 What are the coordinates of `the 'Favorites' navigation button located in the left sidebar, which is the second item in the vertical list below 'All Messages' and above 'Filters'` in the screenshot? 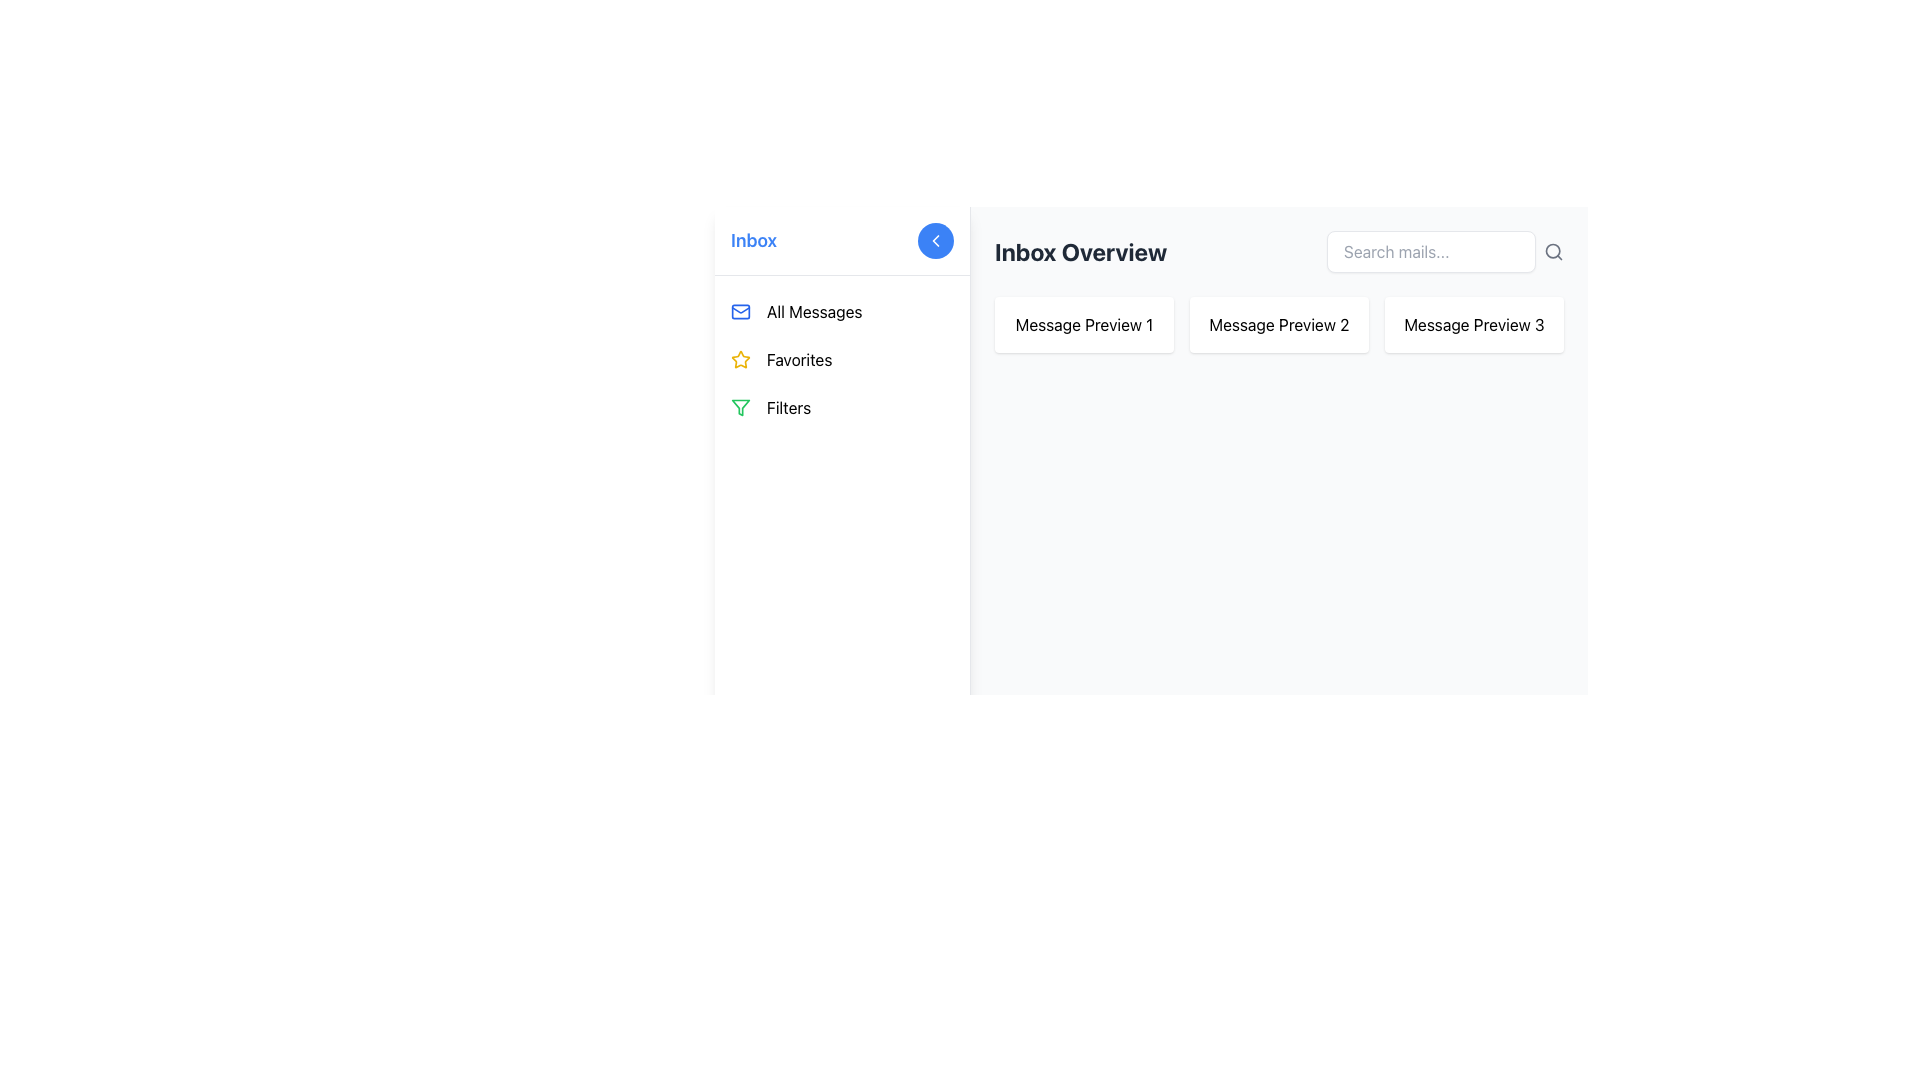 It's located at (842, 358).